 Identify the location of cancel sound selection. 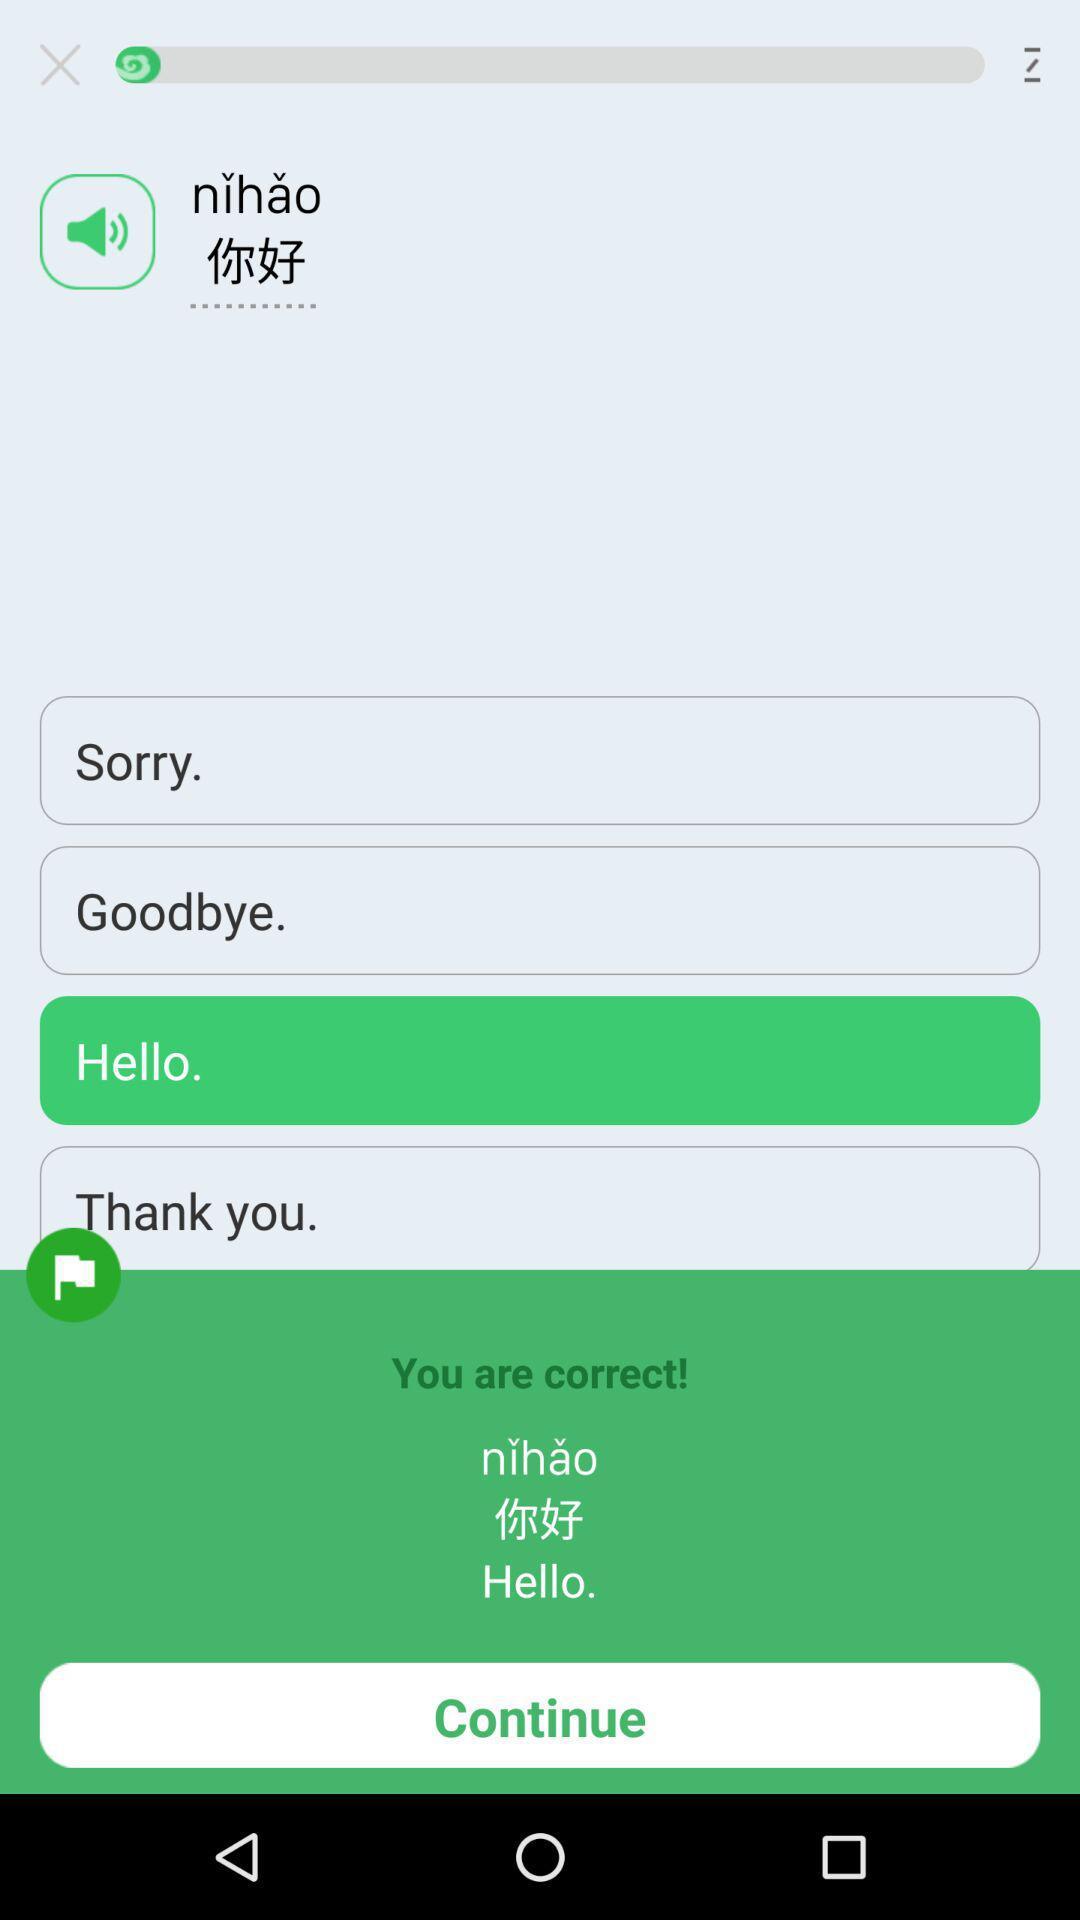
(67, 64).